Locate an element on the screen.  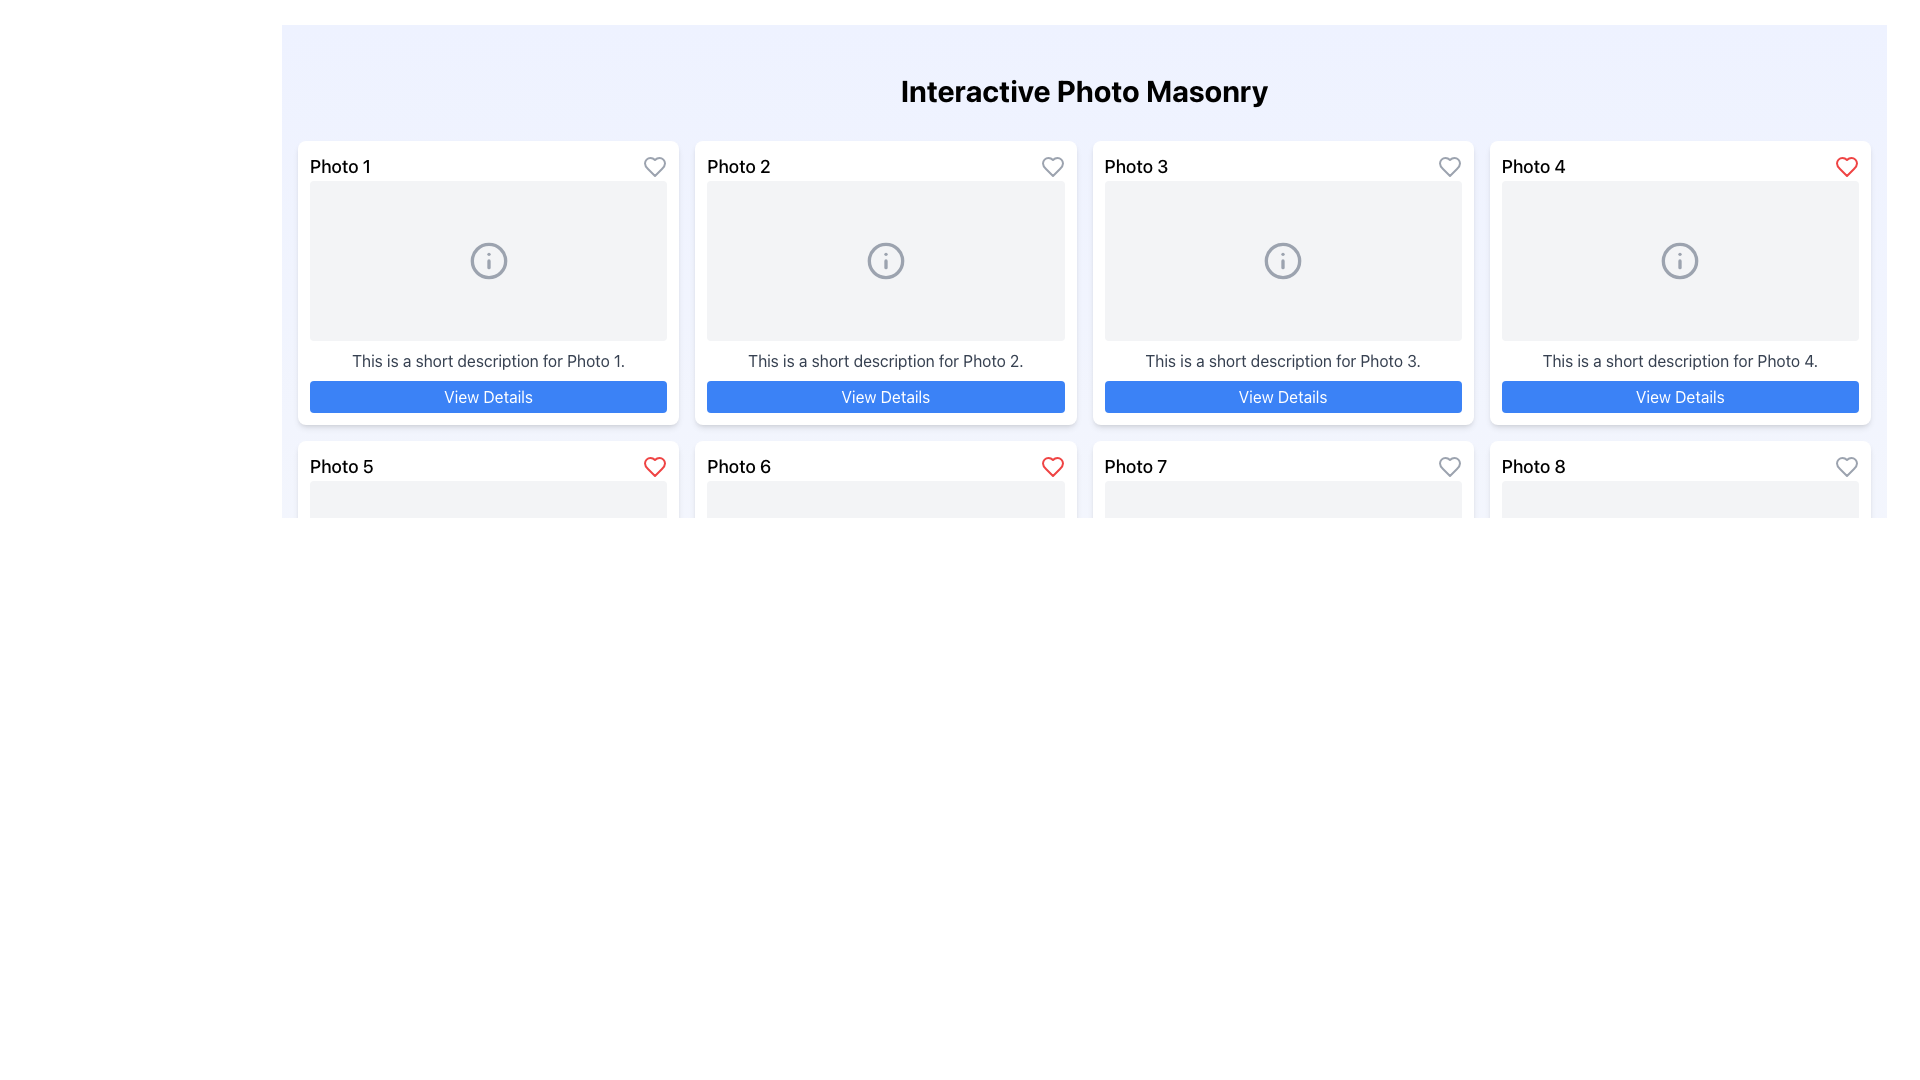
the help icon located at the top center of the 'Photo 3' section in the 'Interactive Photo Masonry' grid is located at coordinates (1283, 260).